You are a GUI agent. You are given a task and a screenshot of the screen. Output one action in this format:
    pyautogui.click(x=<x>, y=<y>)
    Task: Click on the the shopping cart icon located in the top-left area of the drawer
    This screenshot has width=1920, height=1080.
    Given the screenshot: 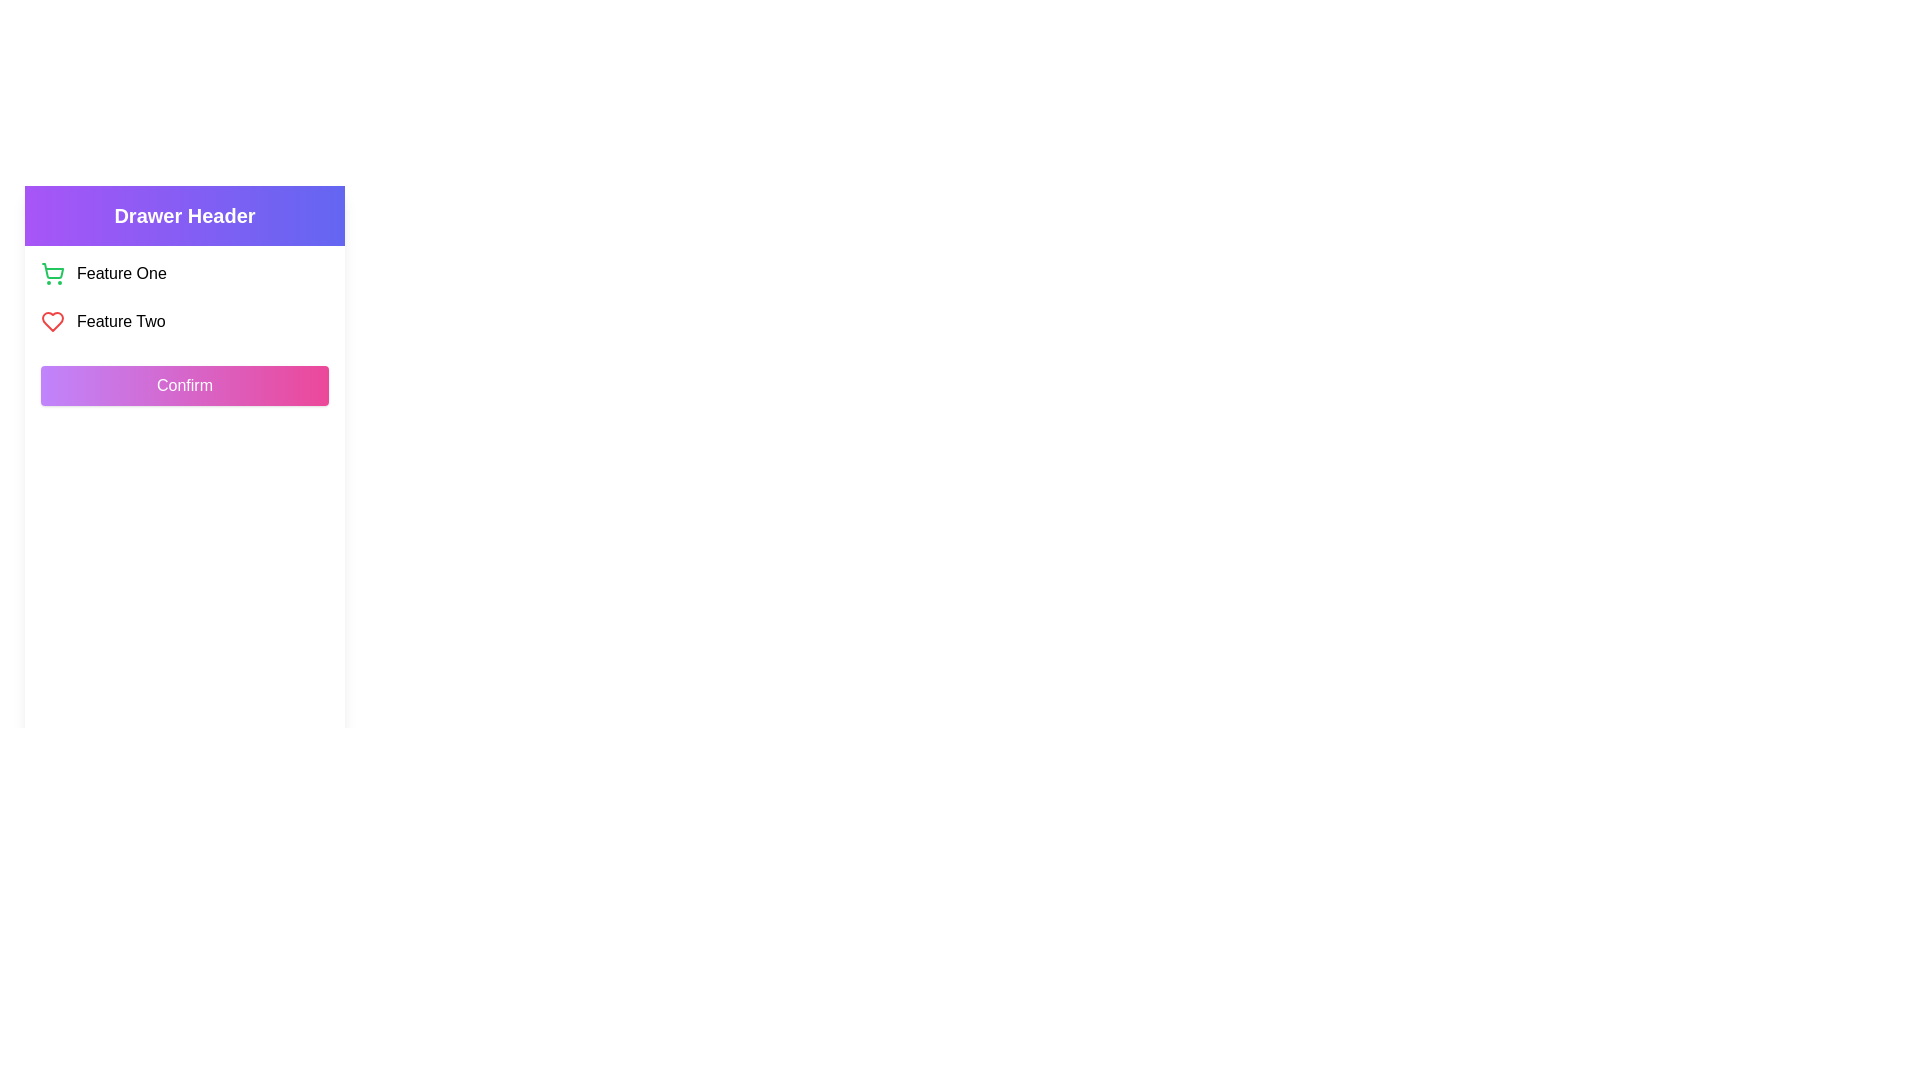 What is the action you would take?
    pyautogui.click(x=52, y=271)
    